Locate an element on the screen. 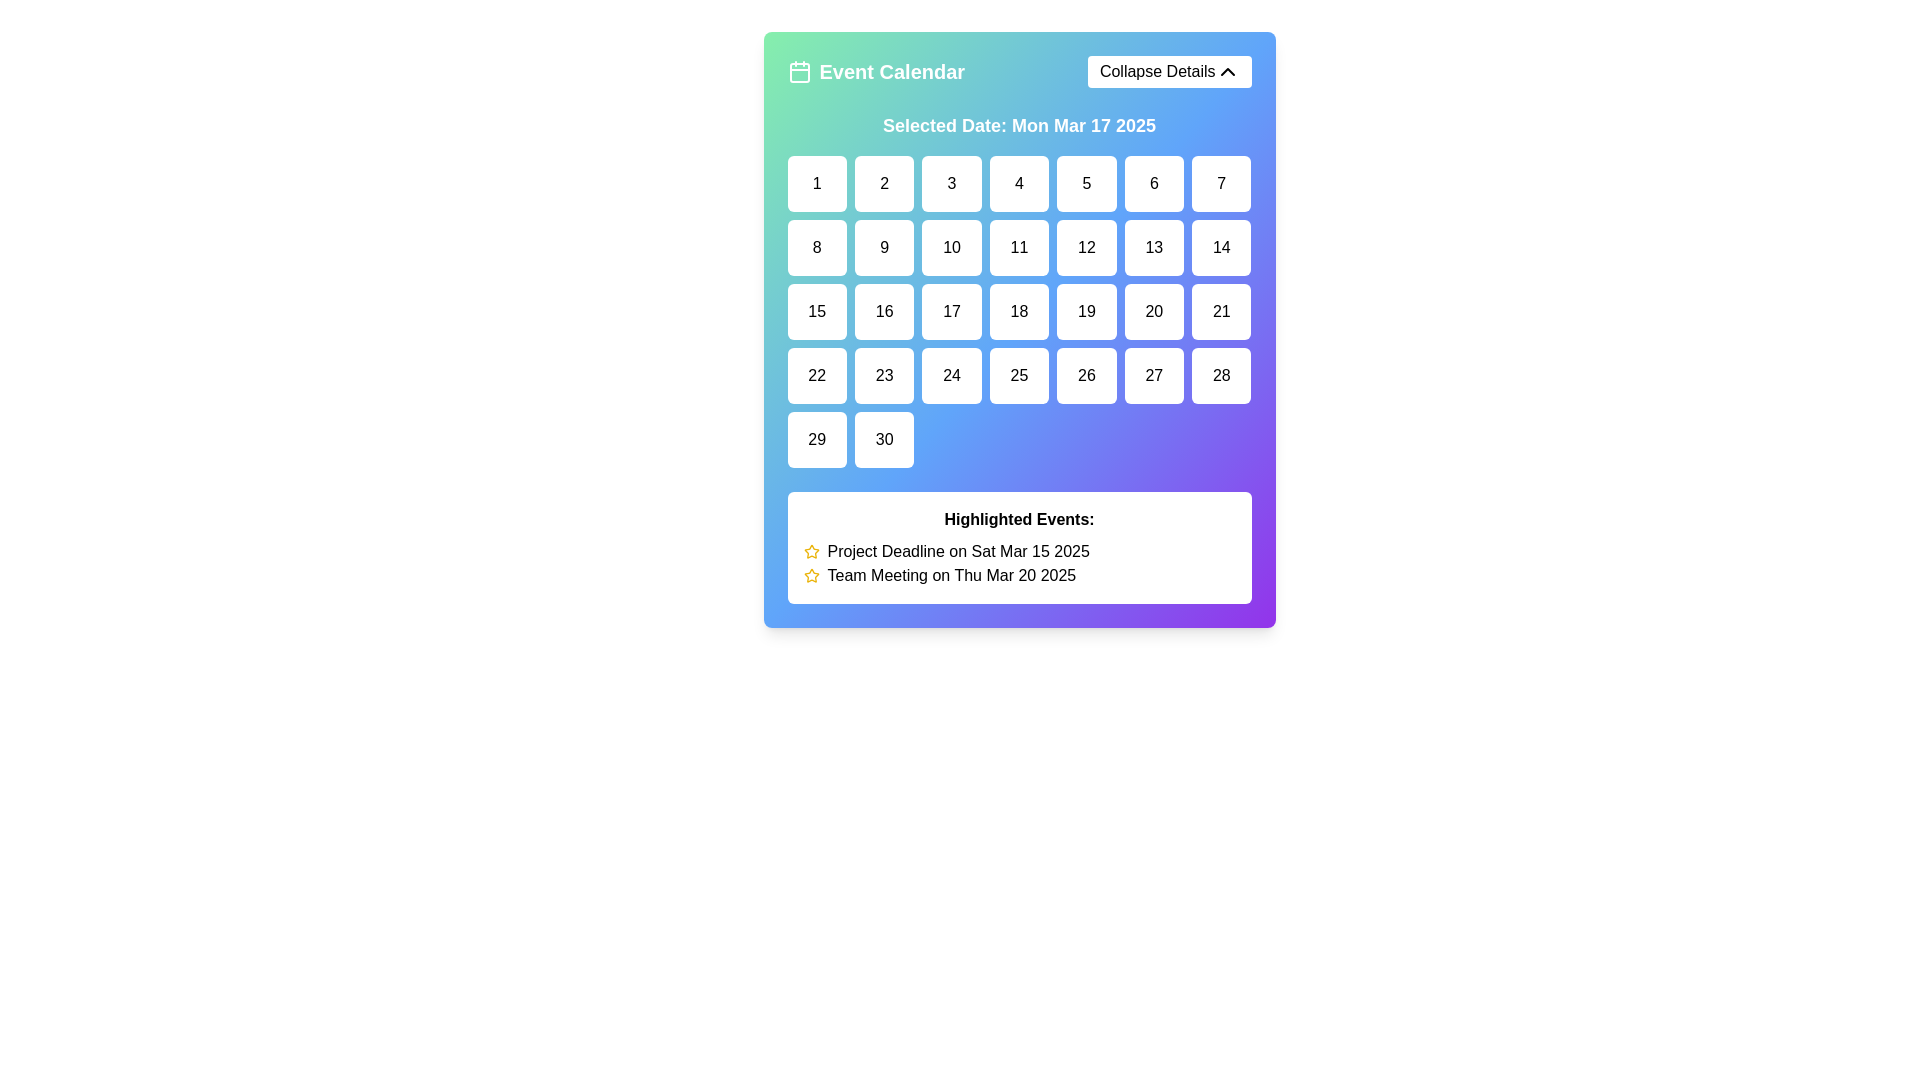  the calendar grid element that displays days of the month is located at coordinates (1019, 312).